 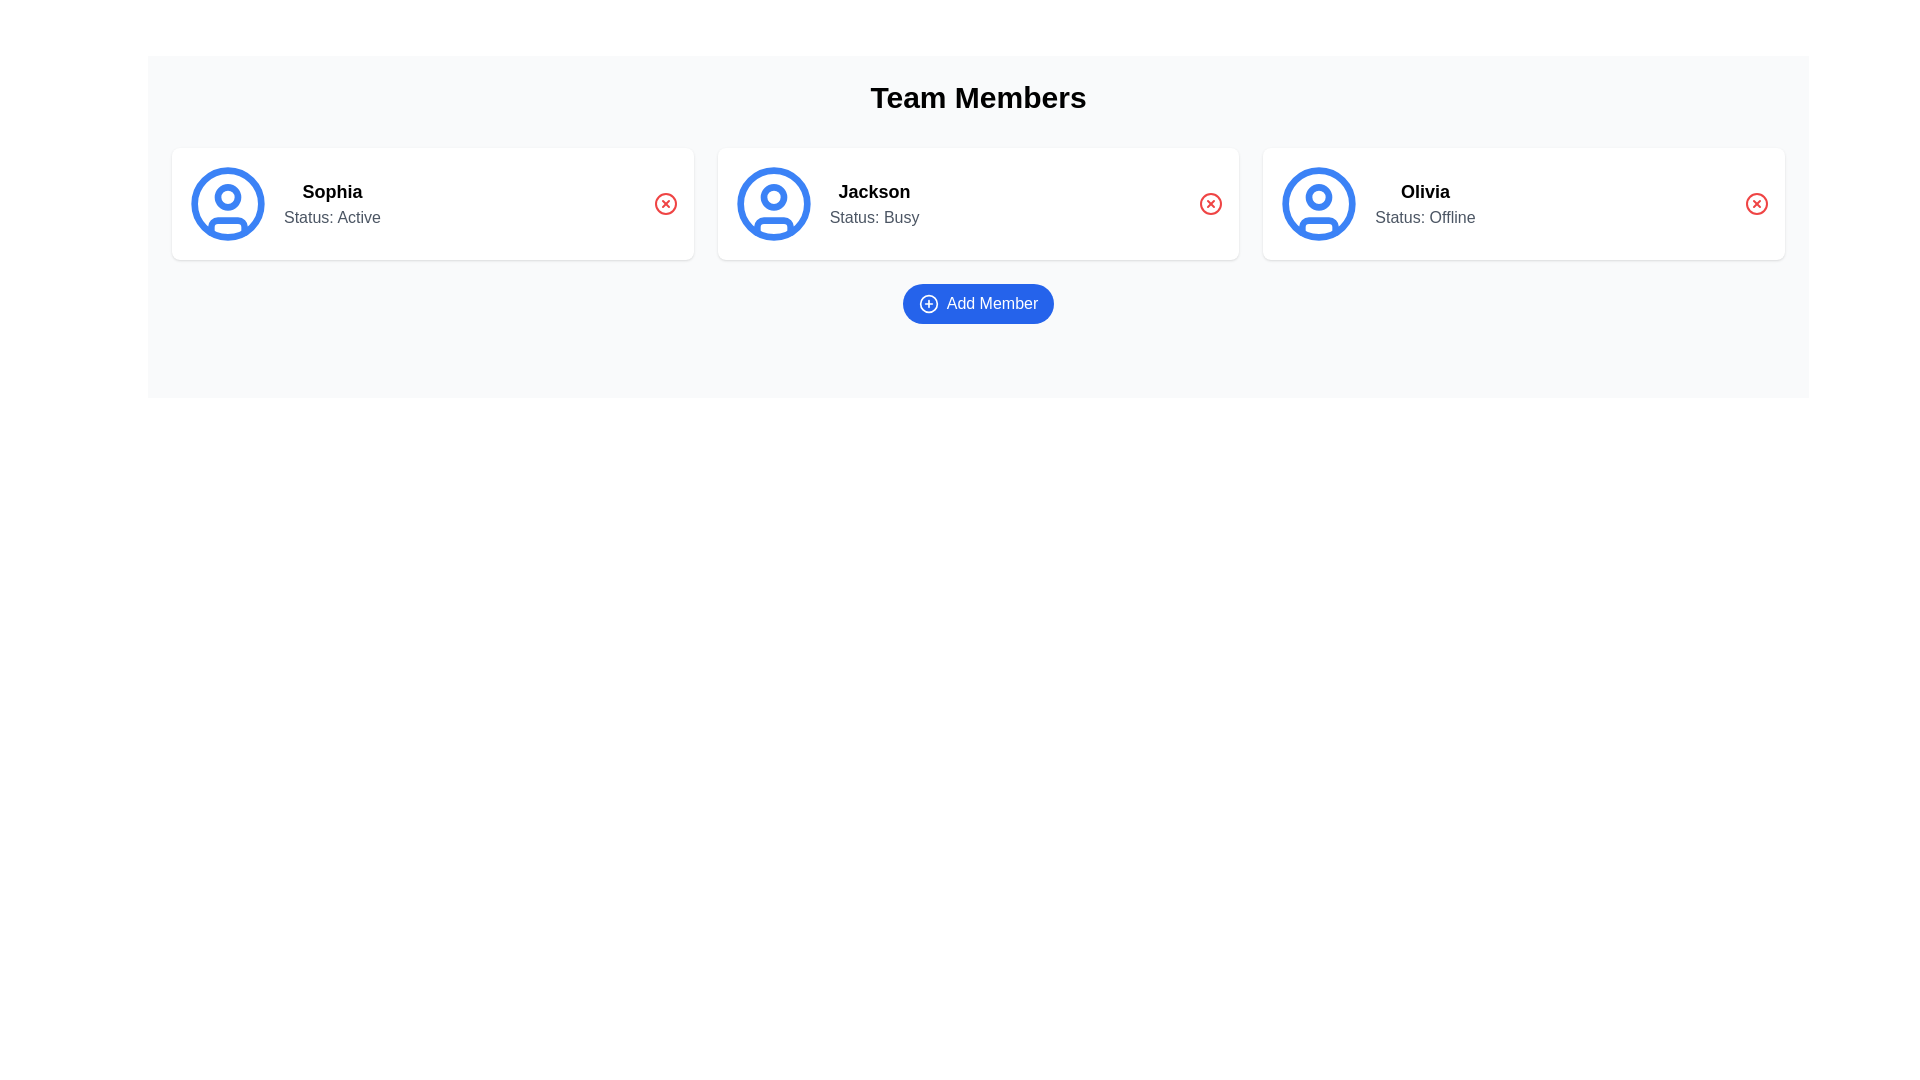 I want to click on the text element displaying the user's name and current status located in the middle of the rightmost user card, below the user's avatar icon, so click(x=1424, y=204).